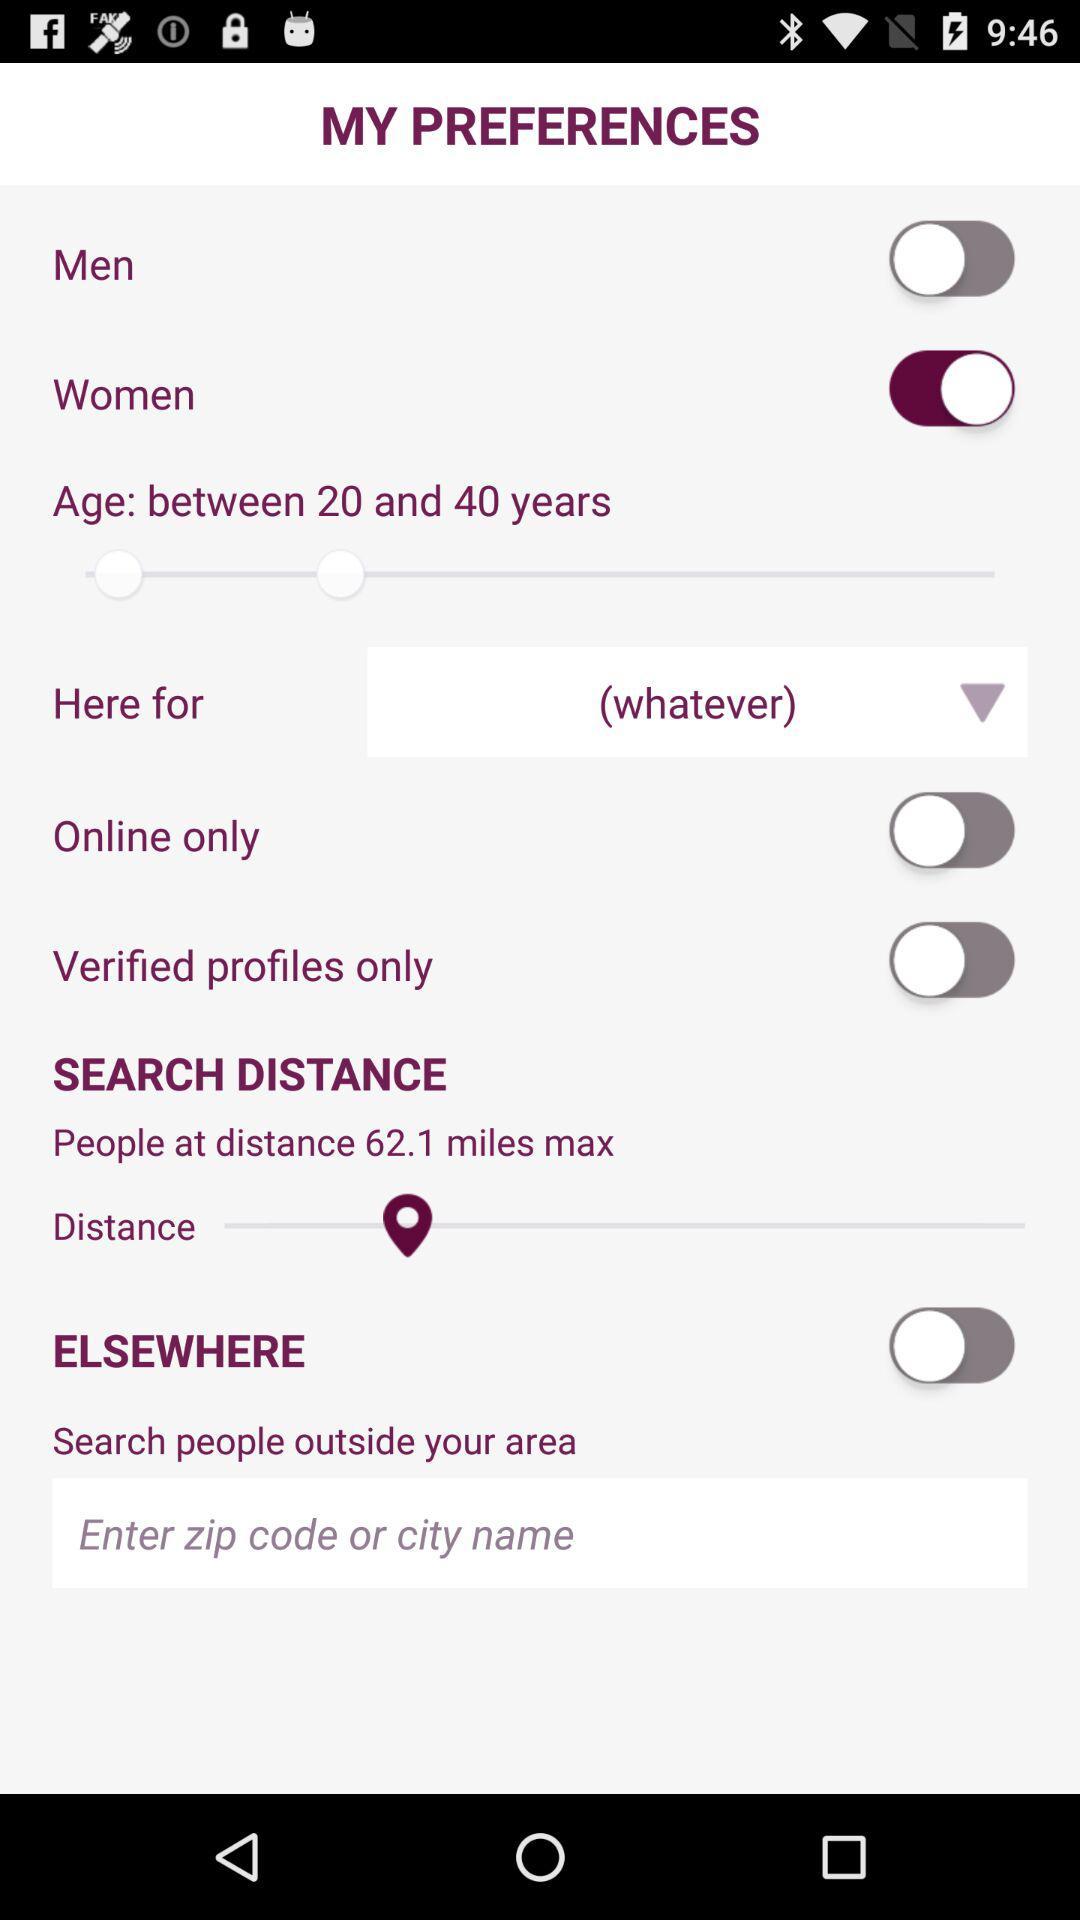 This screenshot has height=1920, width=1080. Describe the element at coordinates (952, 834) in the screenshot. I see `the app below the (whatever) app` at that location.